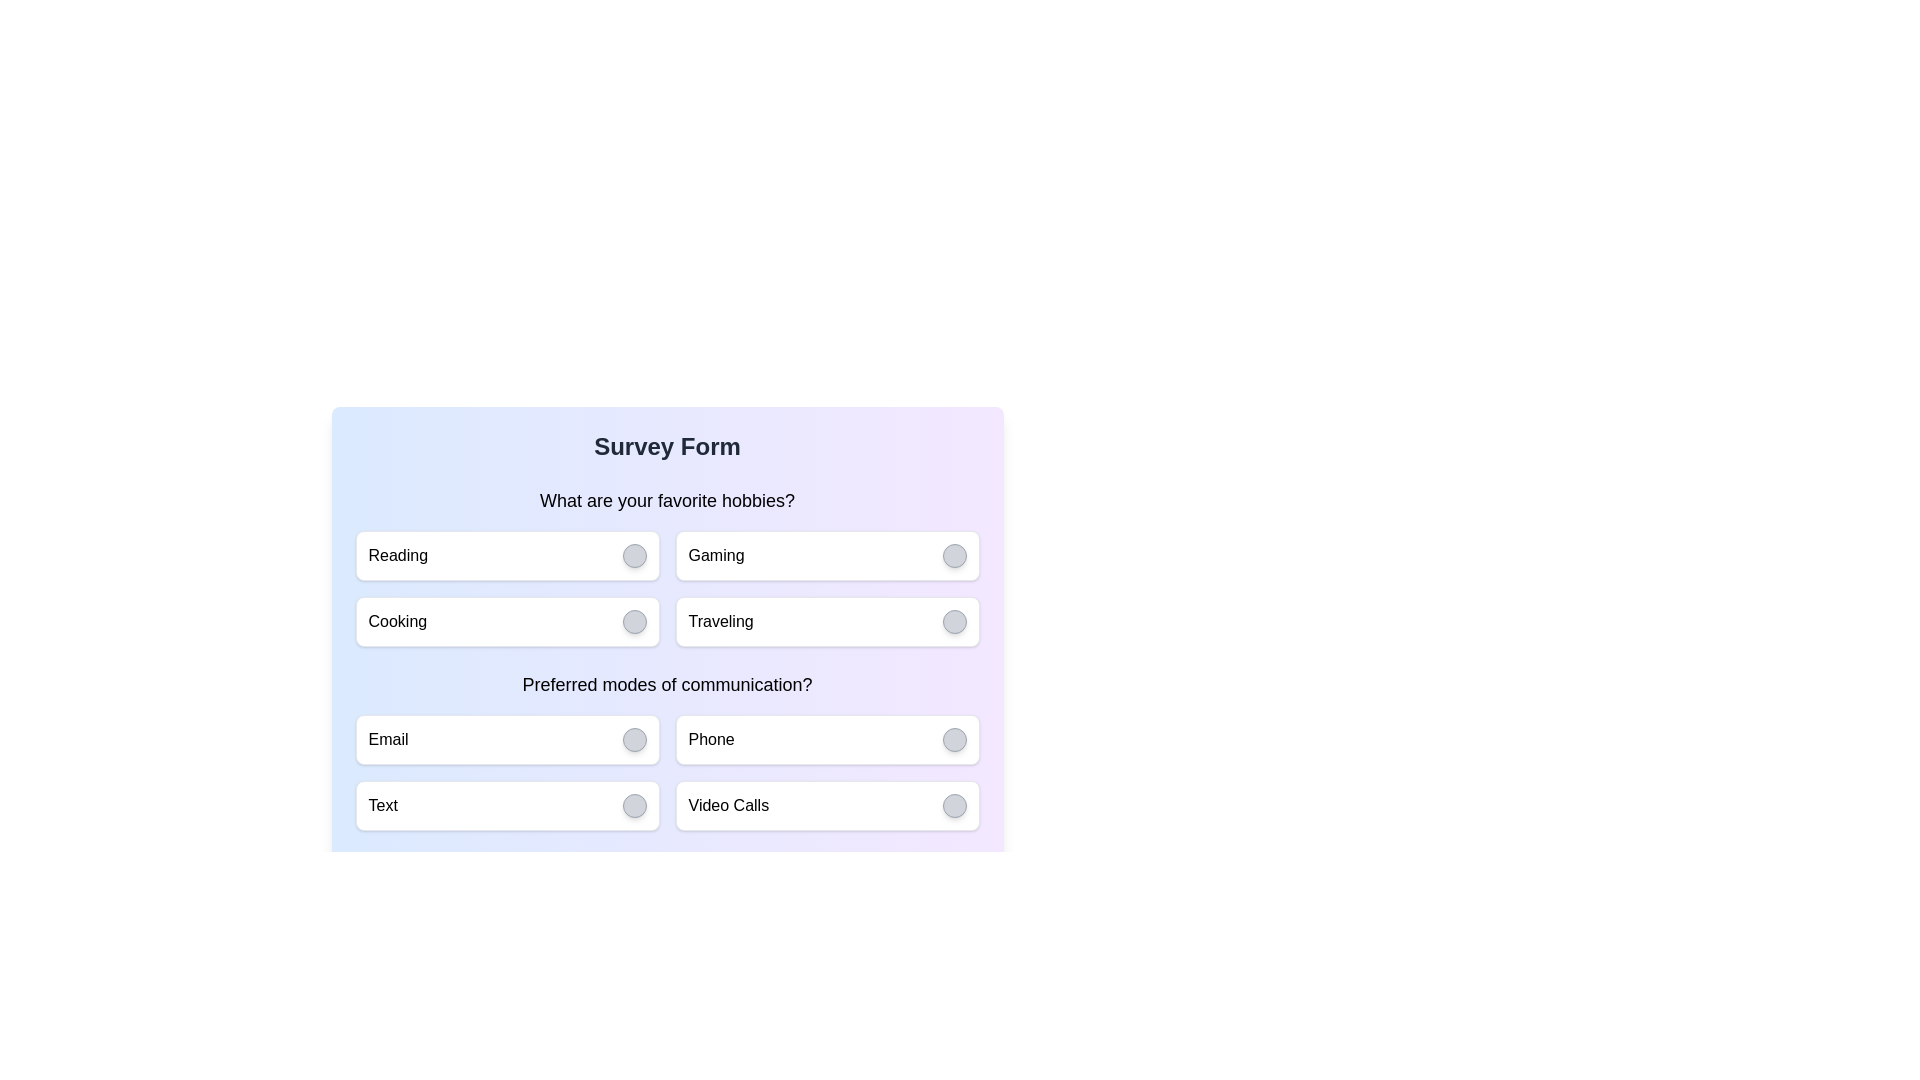 The width and height of the screenshot is (1920, 1080). What do you see at coordinates (633, 555) in the screenshot?
I see `the radio button for 'Reading', which is a small circular button with a gray background located to the left of the labeled text 'Reading'` at bounding box center [633, 555].